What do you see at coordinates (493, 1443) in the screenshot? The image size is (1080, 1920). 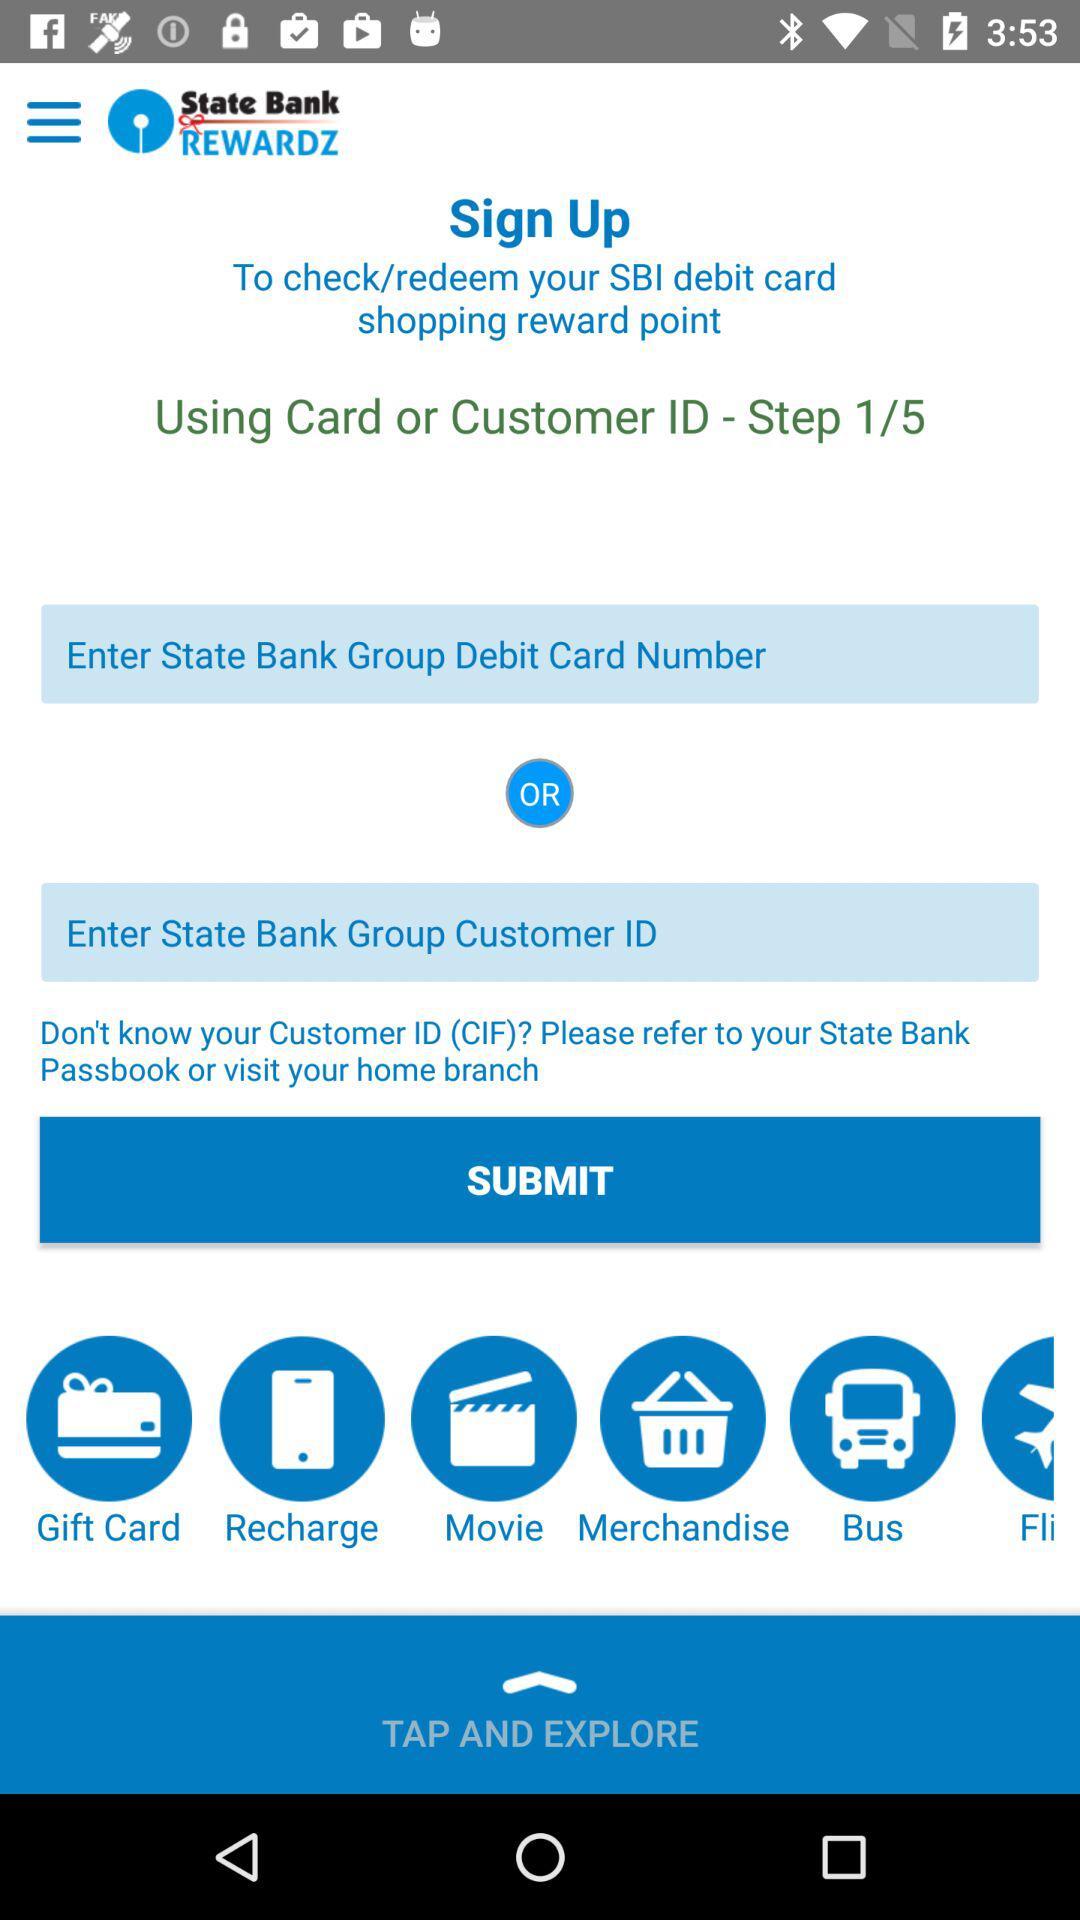 I see `app next to merchandise icon` at bounding box center [493, 1443].